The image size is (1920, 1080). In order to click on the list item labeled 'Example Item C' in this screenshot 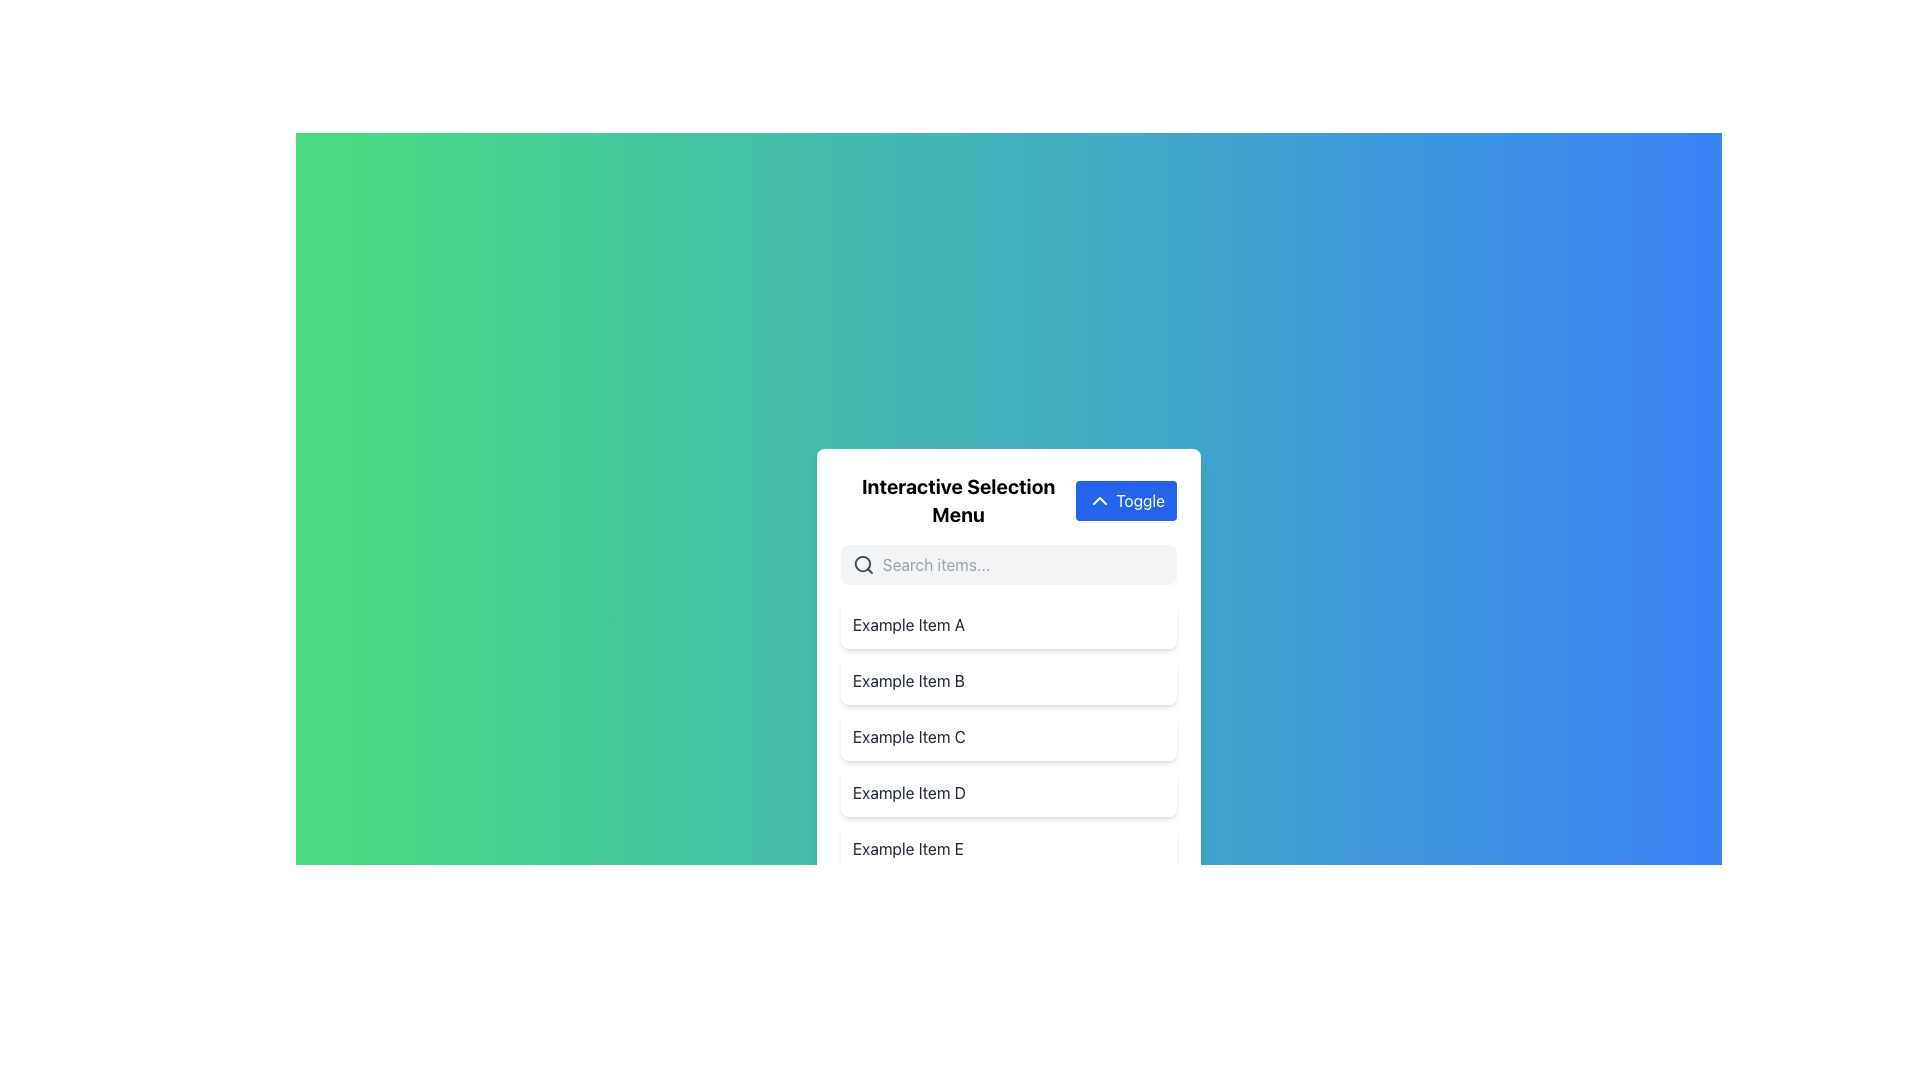, I will do `click(1008, 736)`.